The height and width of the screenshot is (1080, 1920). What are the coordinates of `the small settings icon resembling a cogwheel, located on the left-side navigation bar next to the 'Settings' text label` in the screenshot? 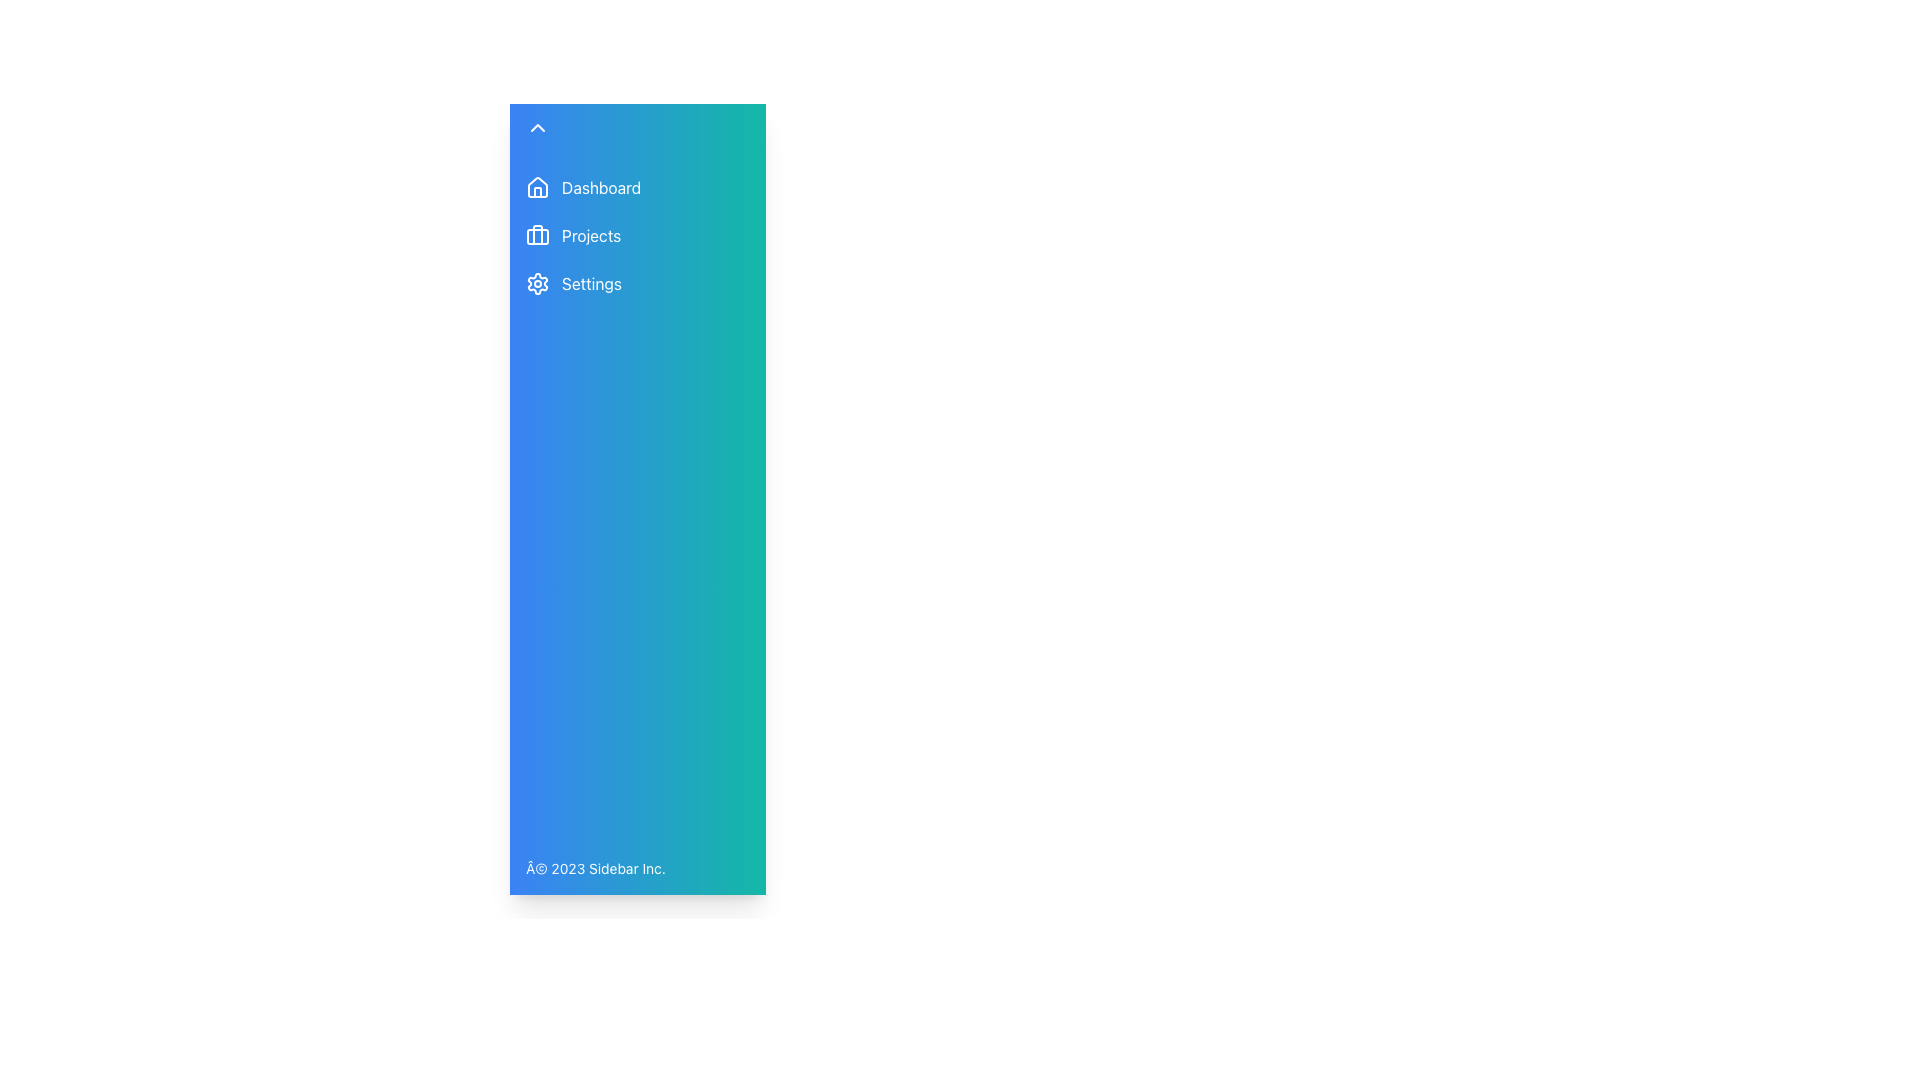 It's located at (537, 284).